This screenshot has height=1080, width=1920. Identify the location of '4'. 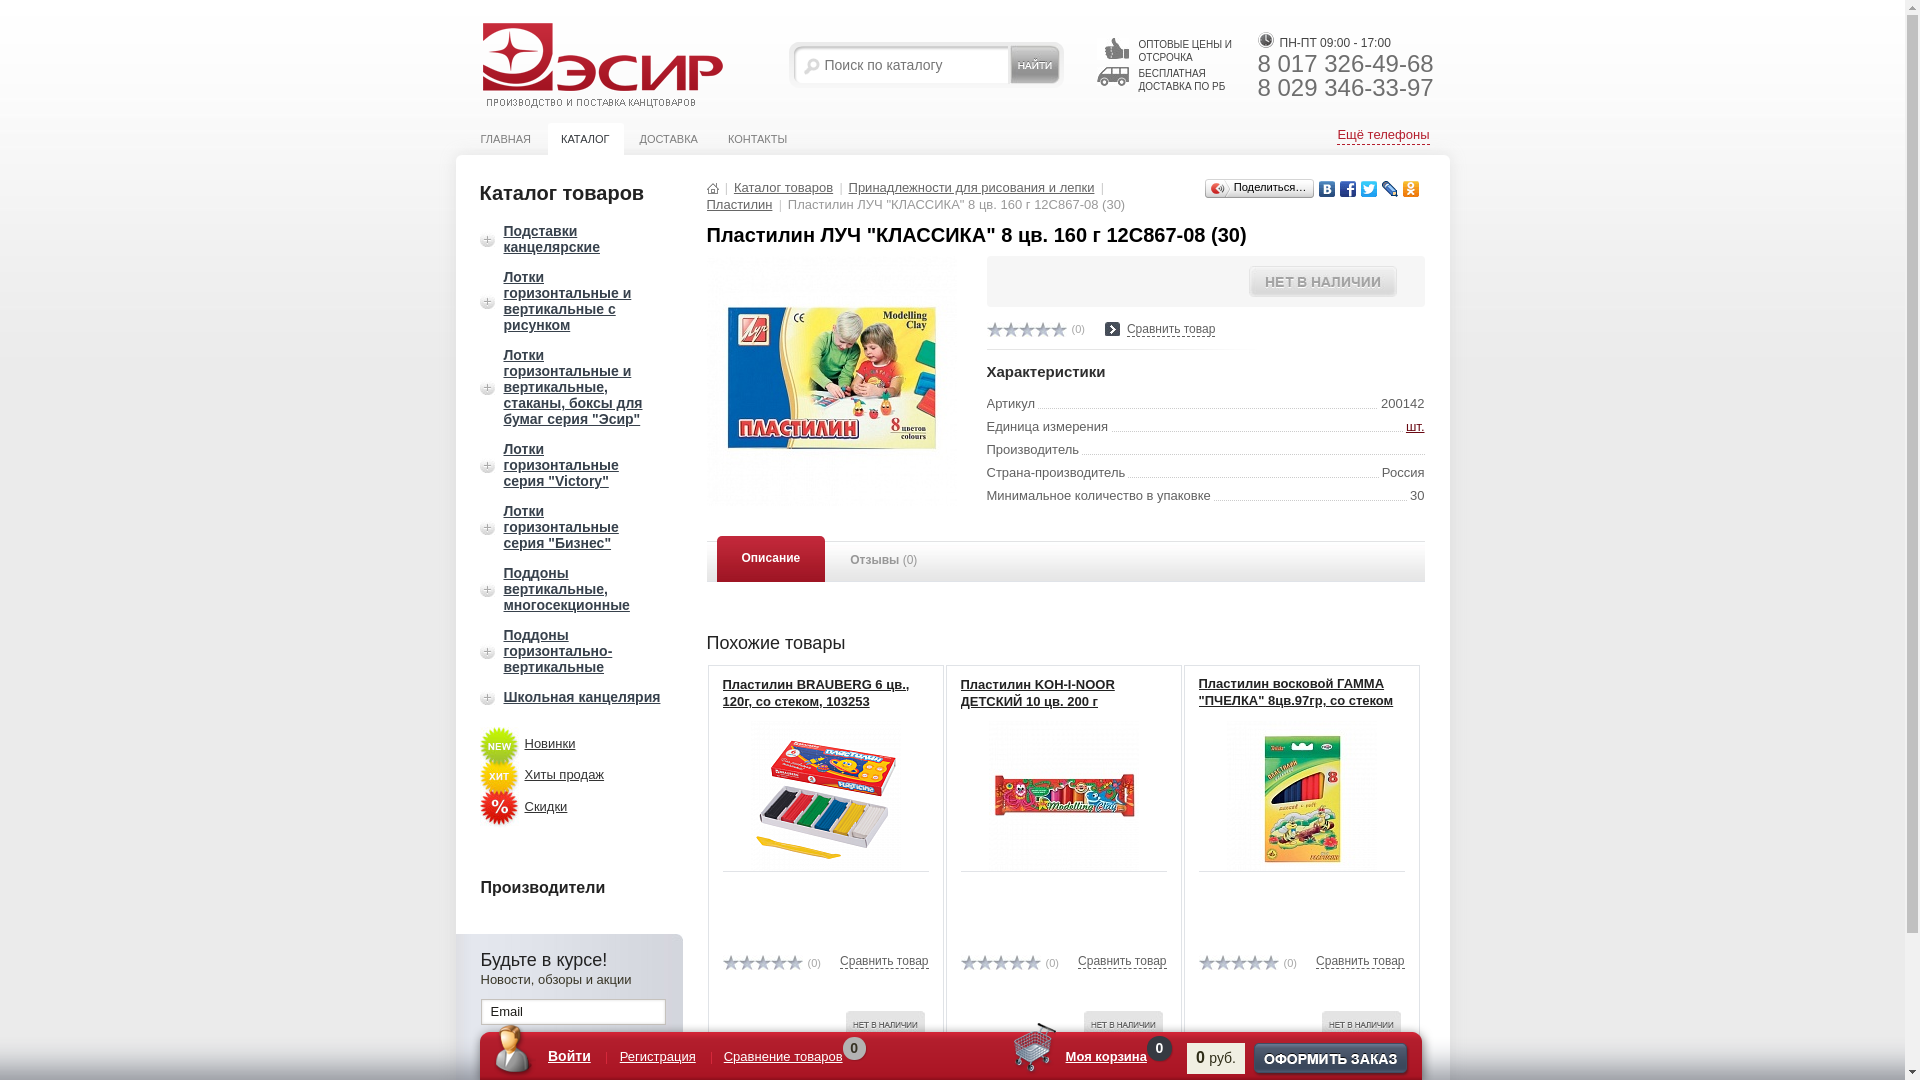
(1040, 328).